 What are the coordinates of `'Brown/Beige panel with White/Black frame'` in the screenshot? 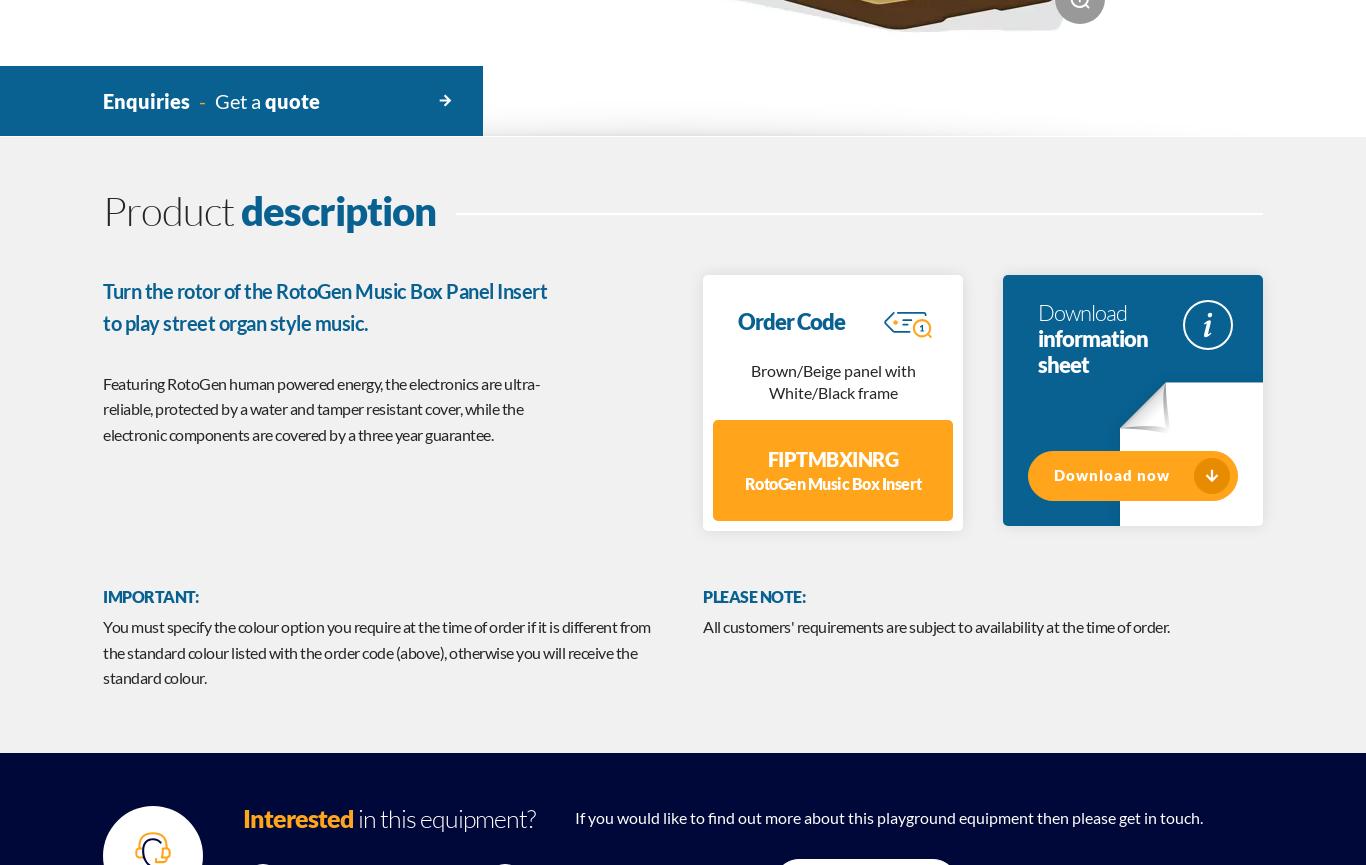 It's located at (831, 381).